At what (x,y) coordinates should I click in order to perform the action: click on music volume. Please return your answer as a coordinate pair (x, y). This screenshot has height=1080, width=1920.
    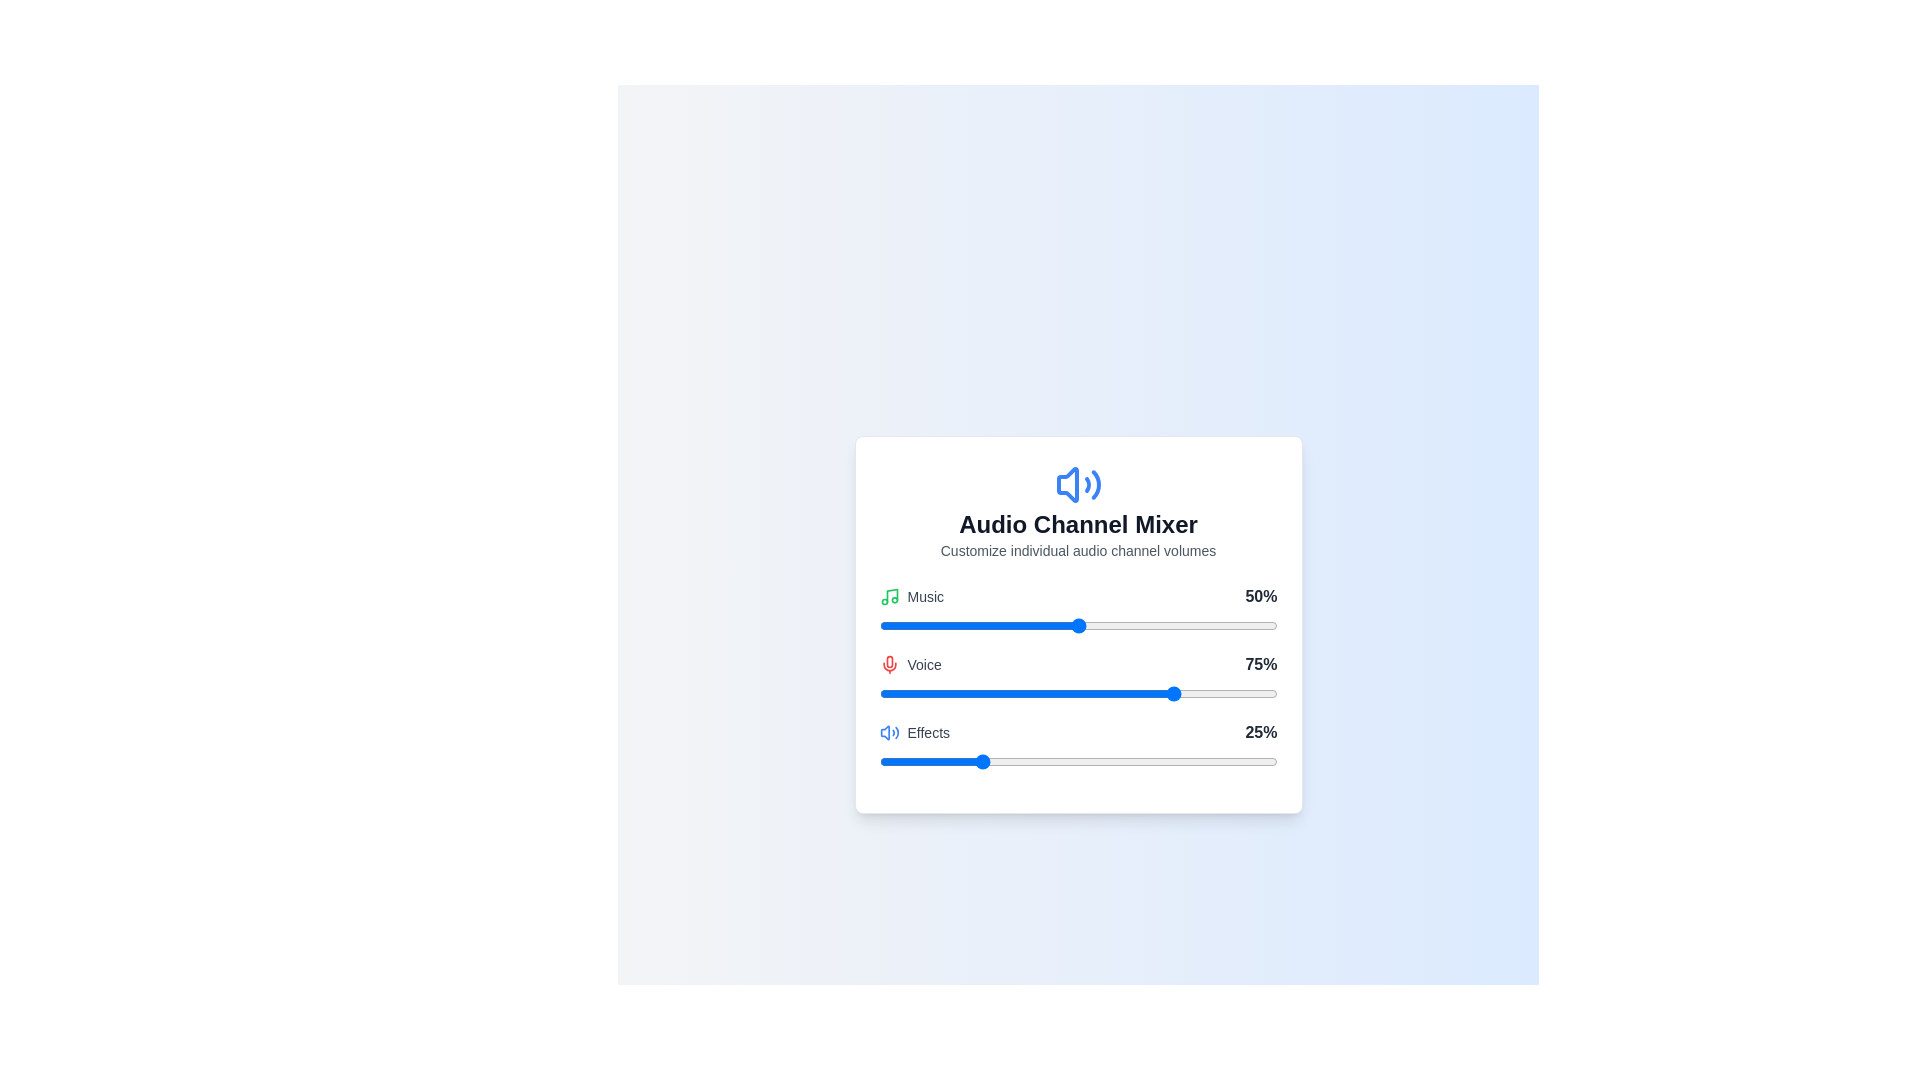
    Looking at the image, I should click on (1085, 624).